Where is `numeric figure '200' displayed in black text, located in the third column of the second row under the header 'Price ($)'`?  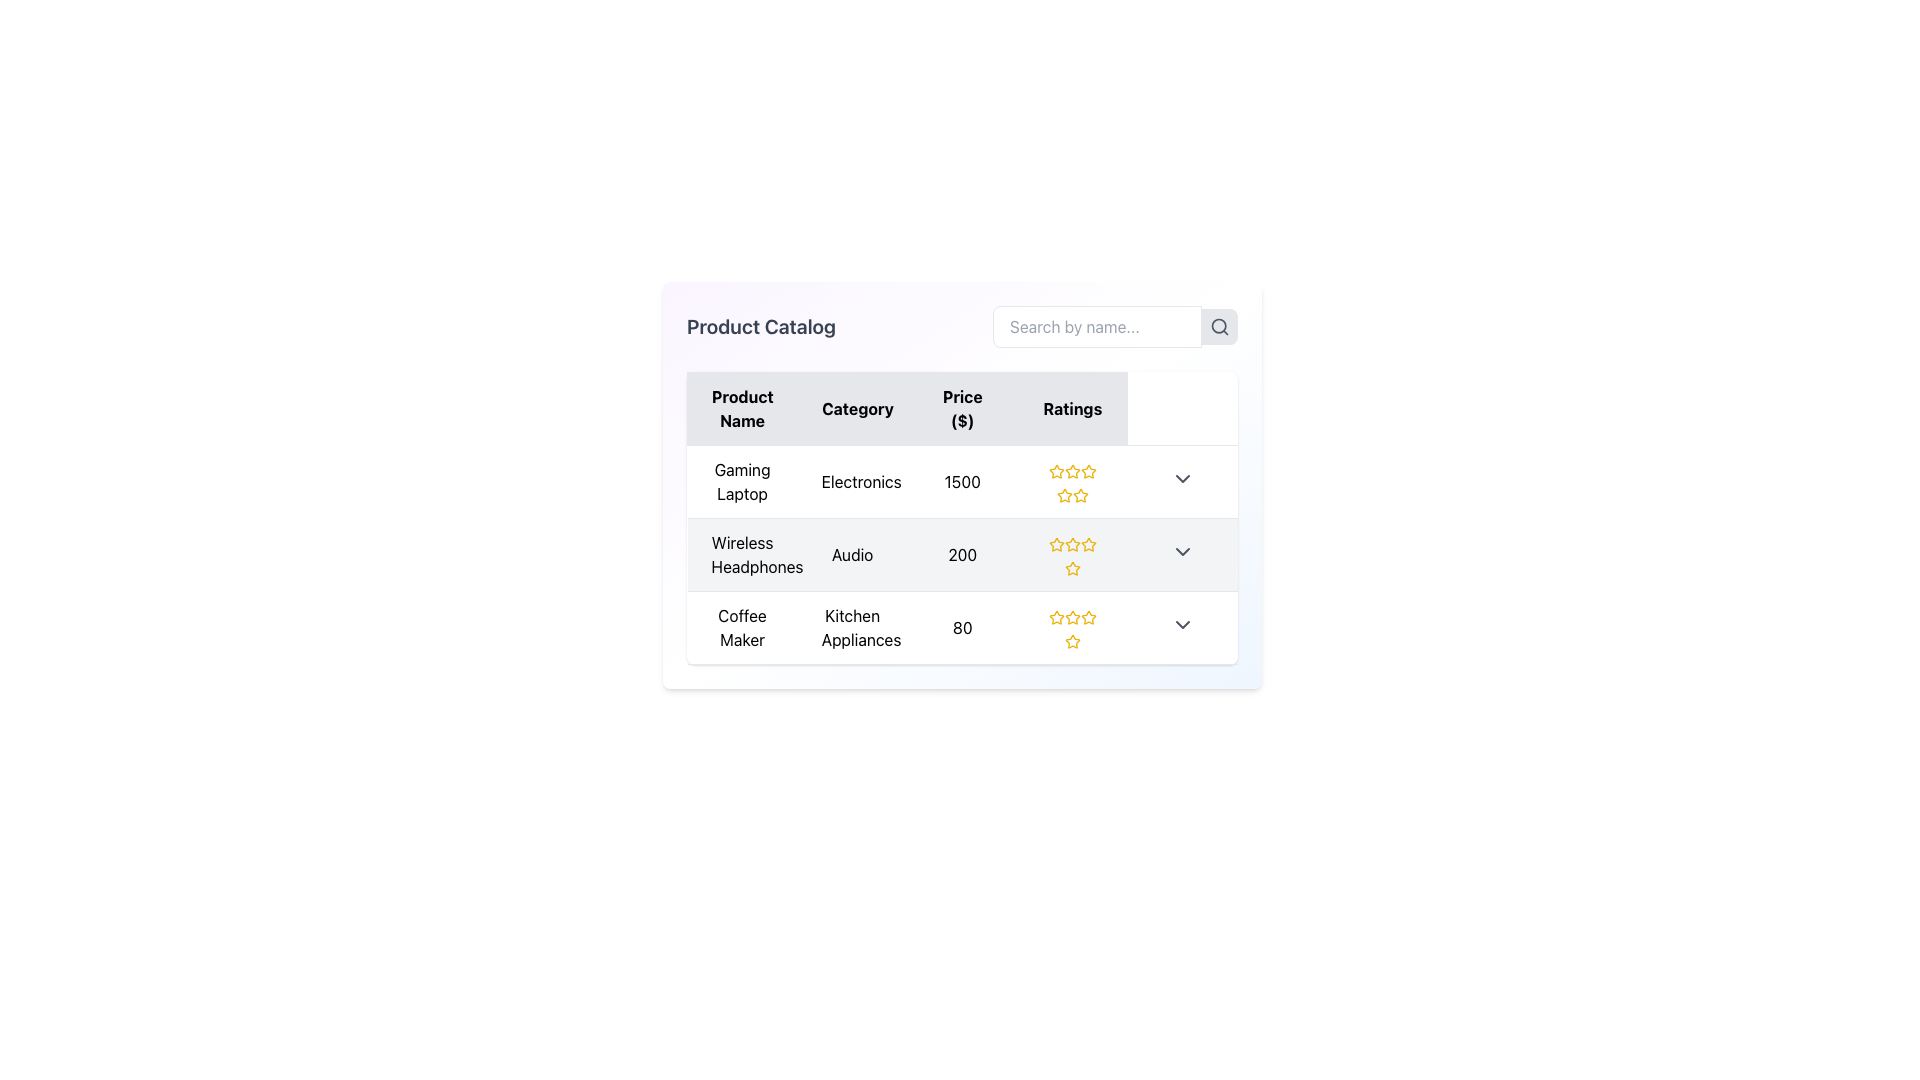
numeric figure '200' displayed in black text, located in the third column of the second row under the header 'Price ($)' is located at coordinates (962, 555).